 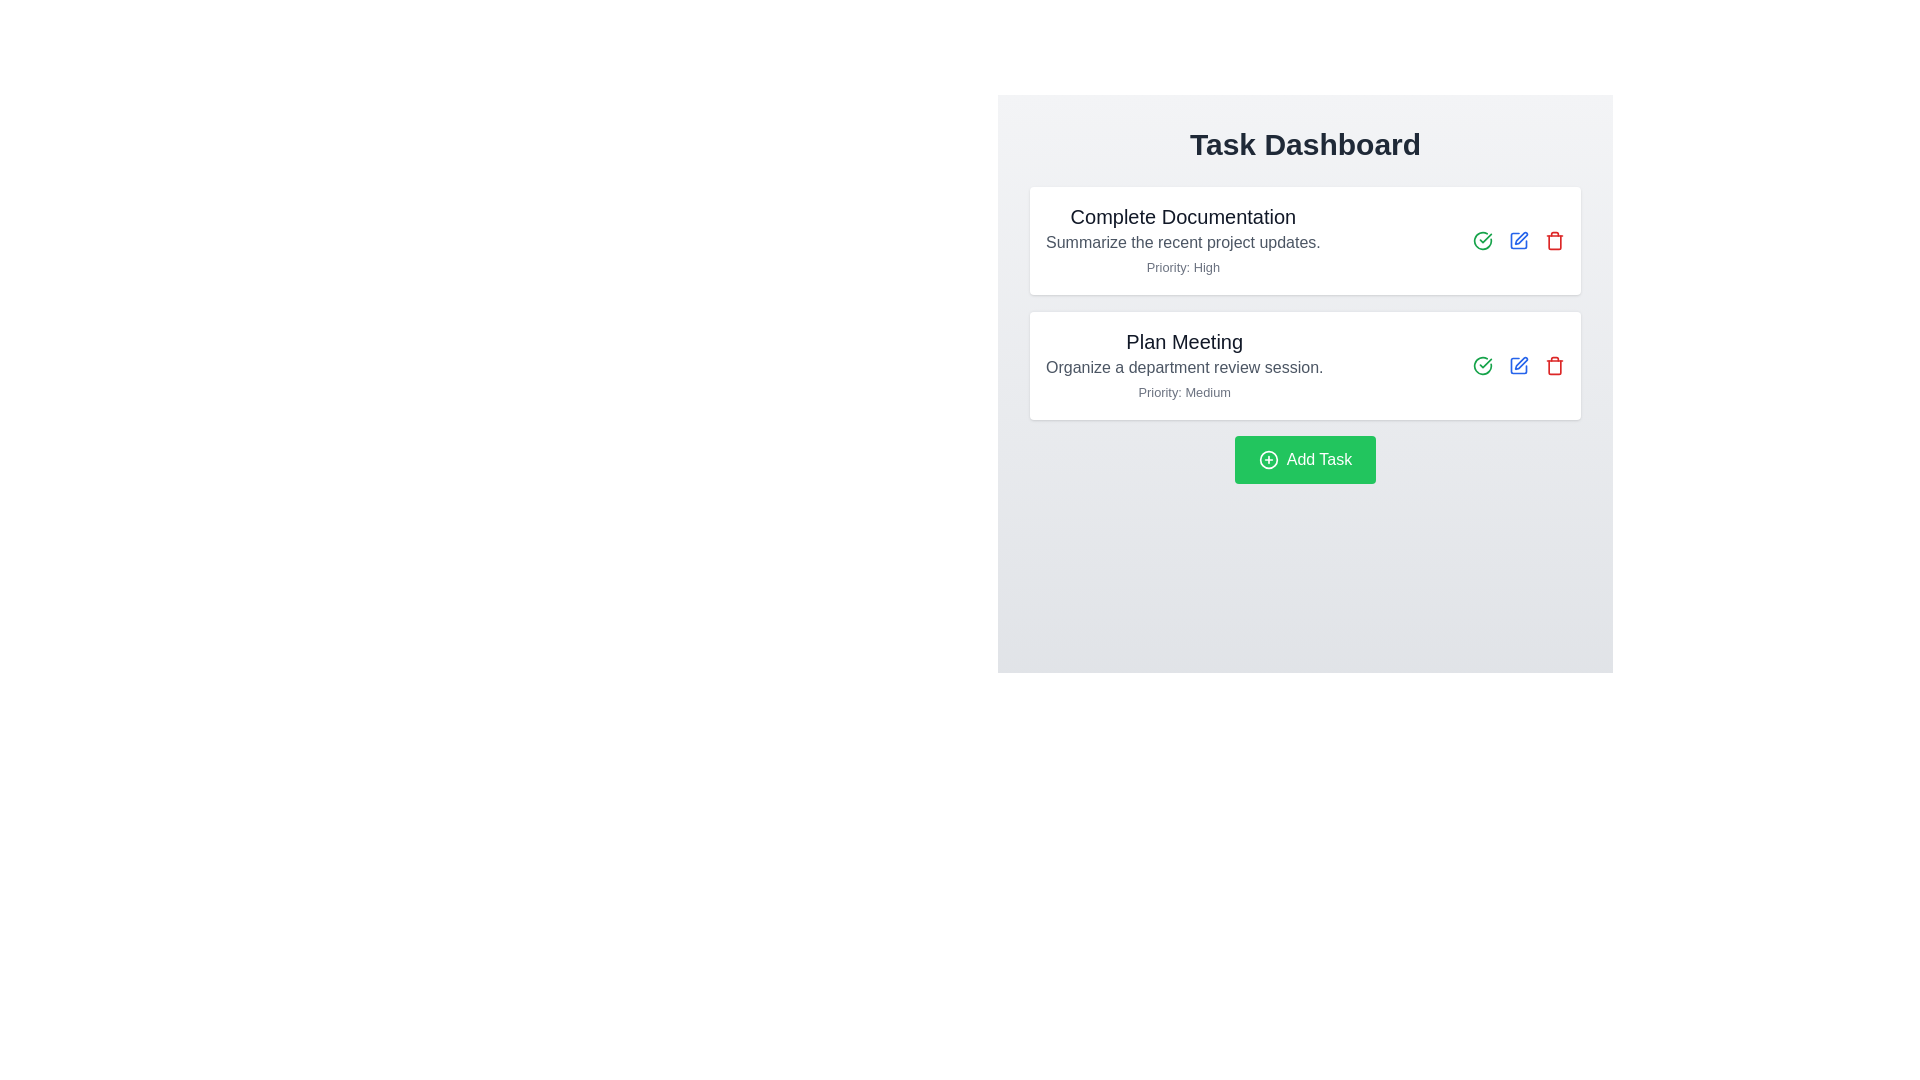 What do you see at coordinates (1483, 239) in the screenshot?
I see `the first circular outline icon indicating partial progress located in the secondary action icons of the 'Plan Meeting' task item` at bounding box center [1483, 239].